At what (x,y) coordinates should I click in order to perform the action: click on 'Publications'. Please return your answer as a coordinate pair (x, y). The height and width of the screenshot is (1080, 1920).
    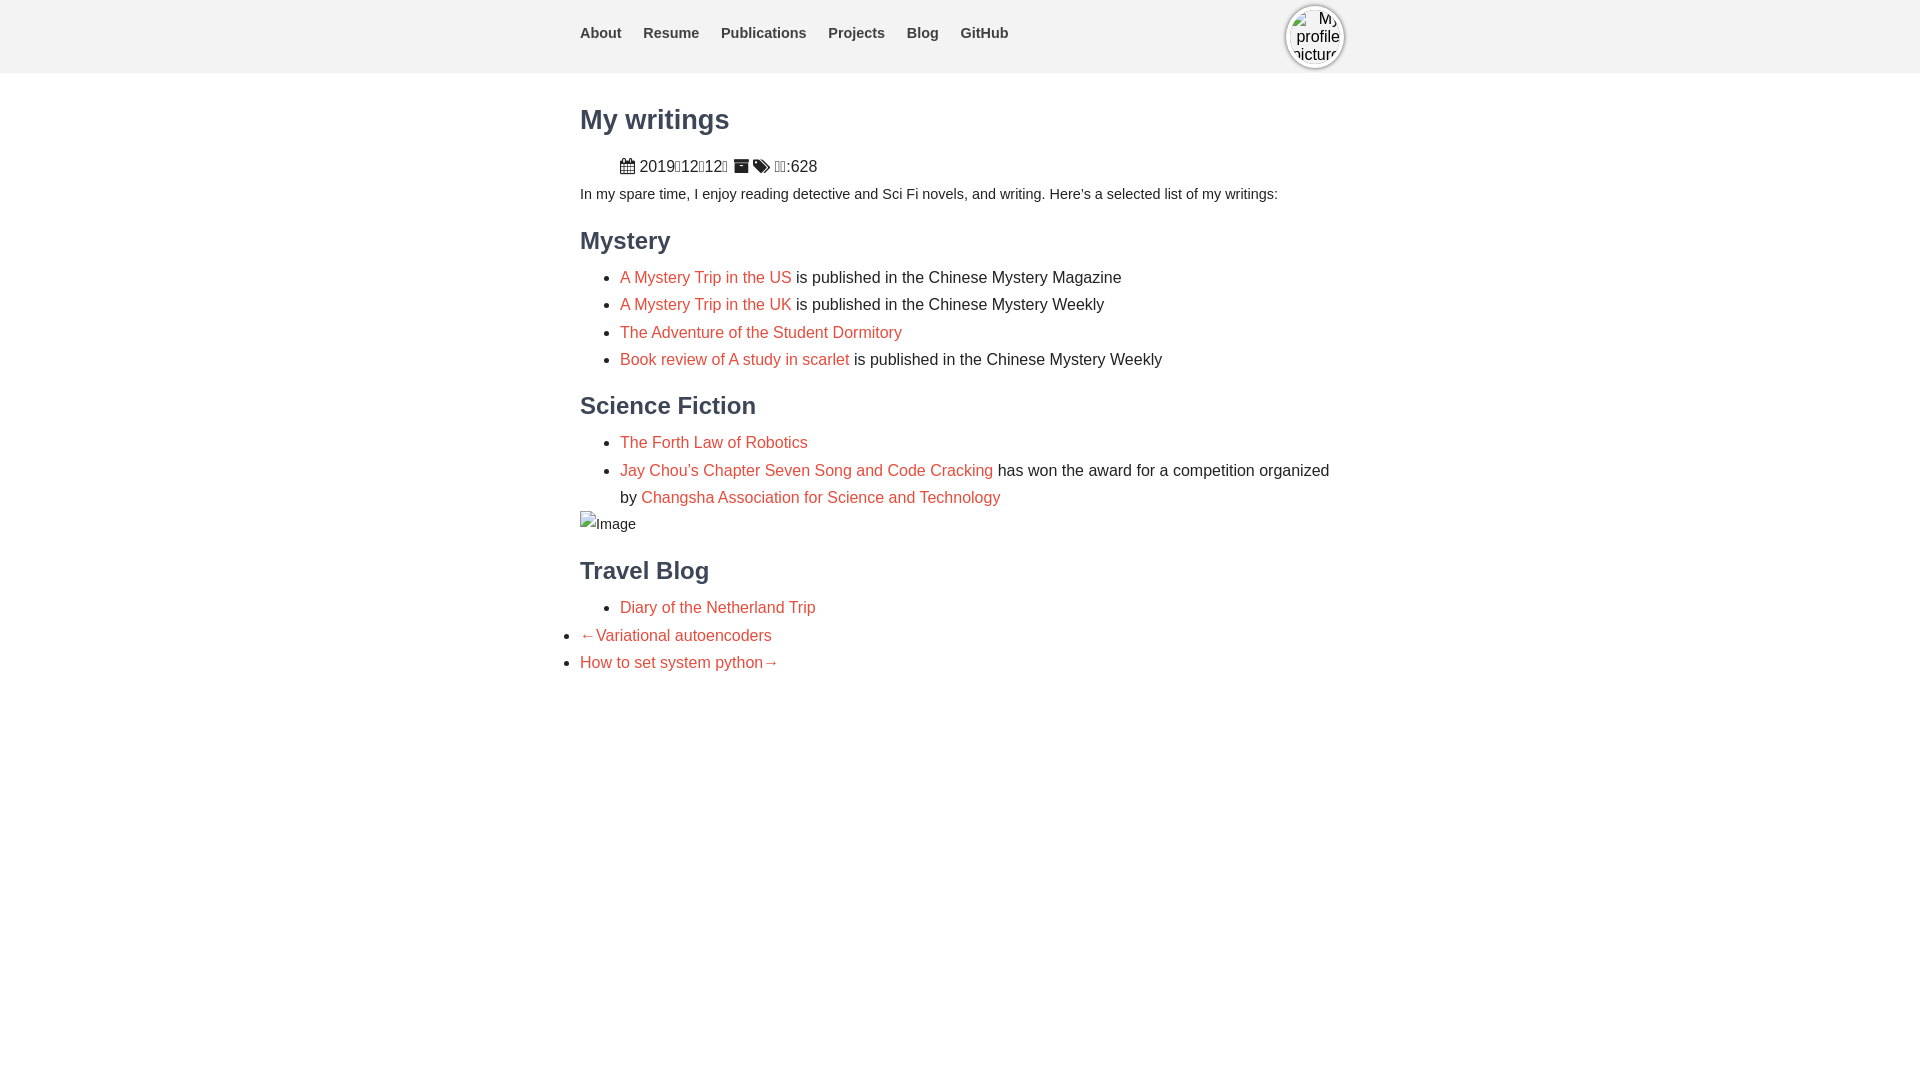
    Looking at the image, I should click on (762, 35).